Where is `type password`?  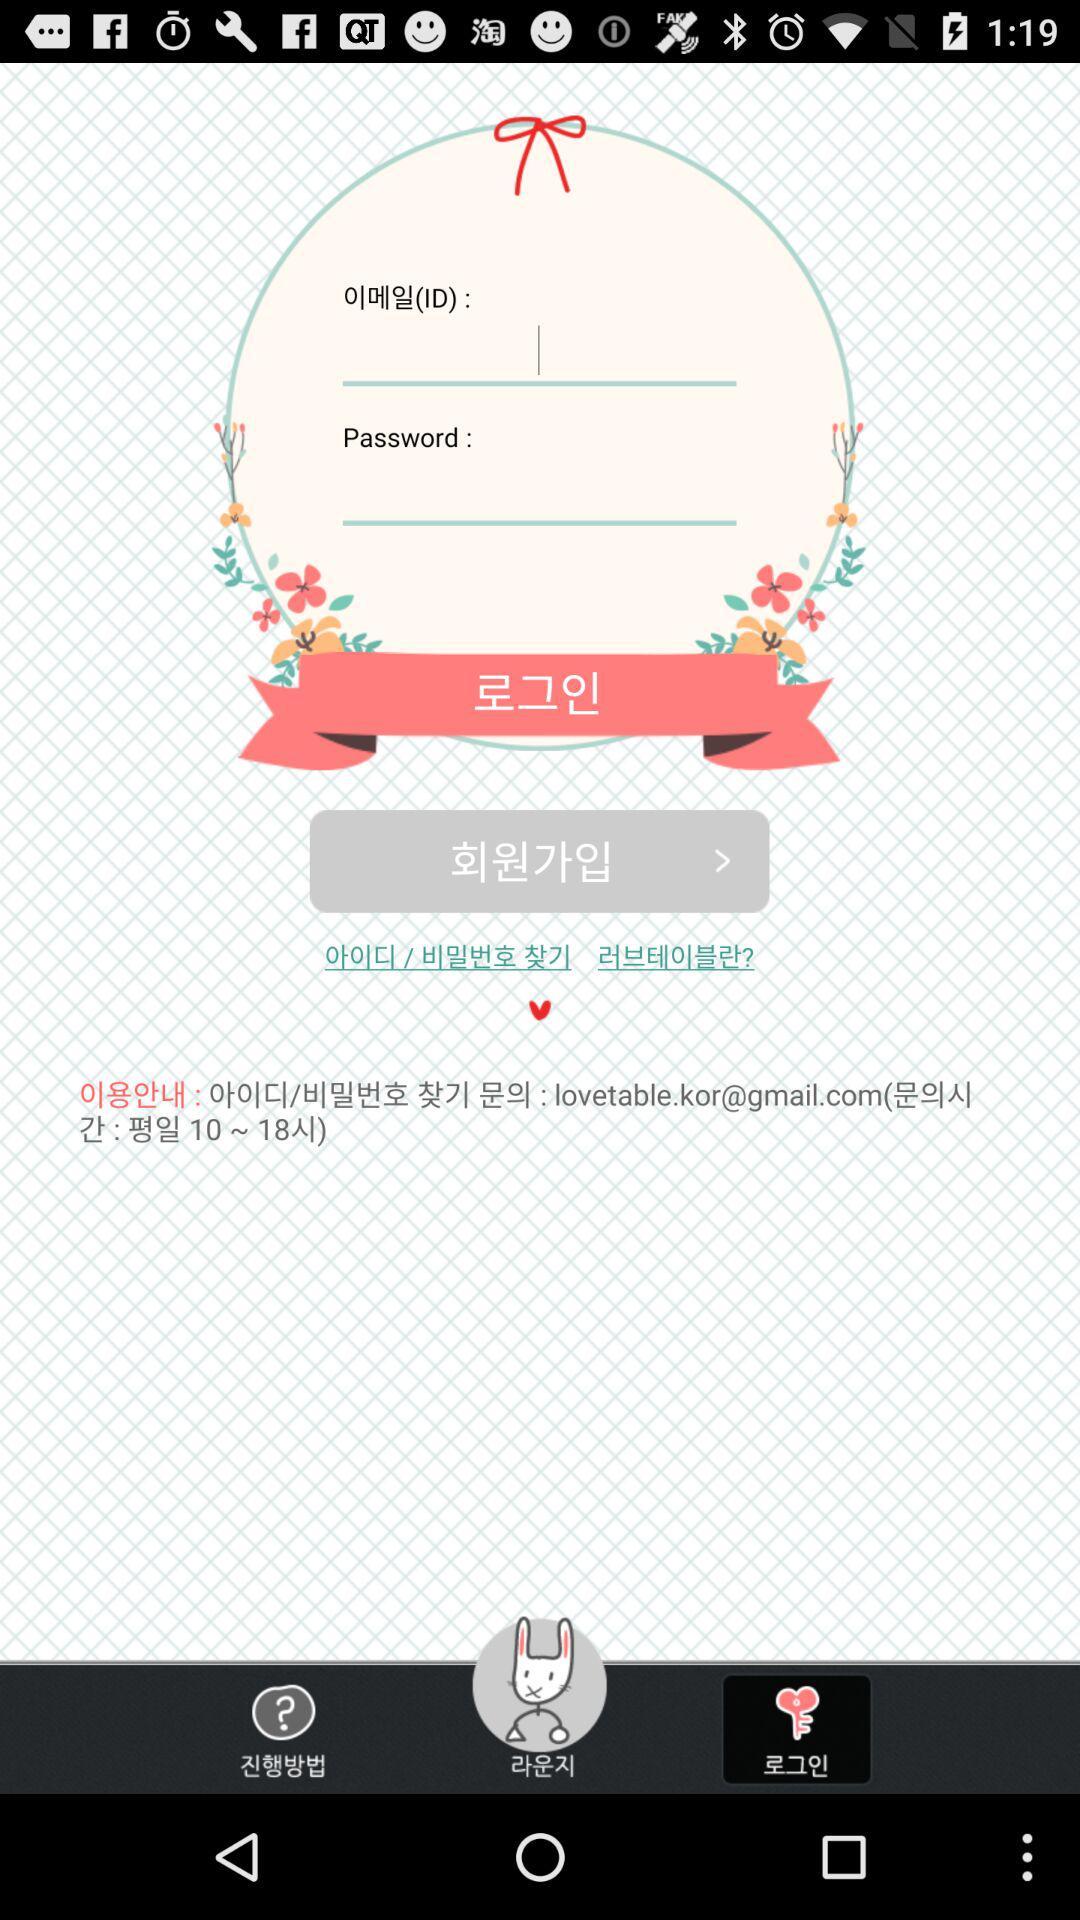
type password is located at coordinates (795, 1728).